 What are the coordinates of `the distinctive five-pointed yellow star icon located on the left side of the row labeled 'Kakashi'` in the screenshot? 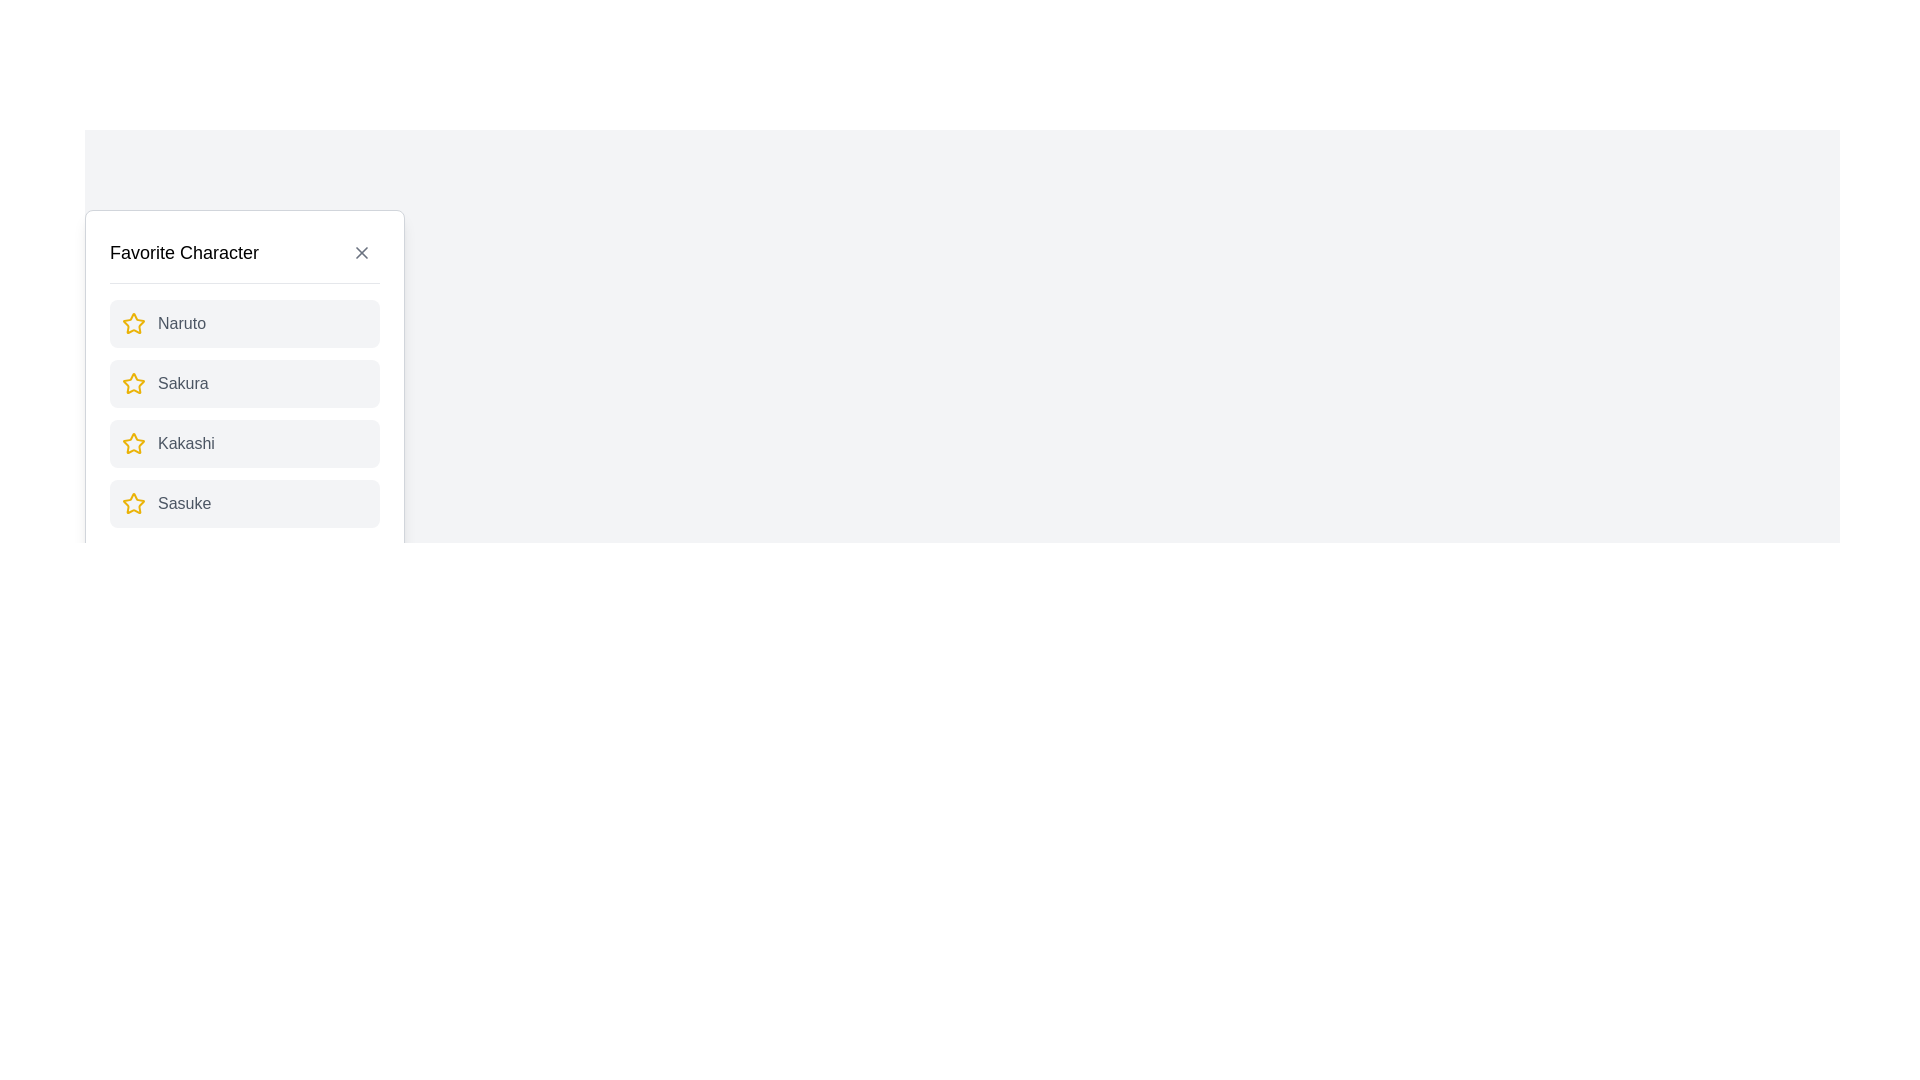 It's located at (133, 442).